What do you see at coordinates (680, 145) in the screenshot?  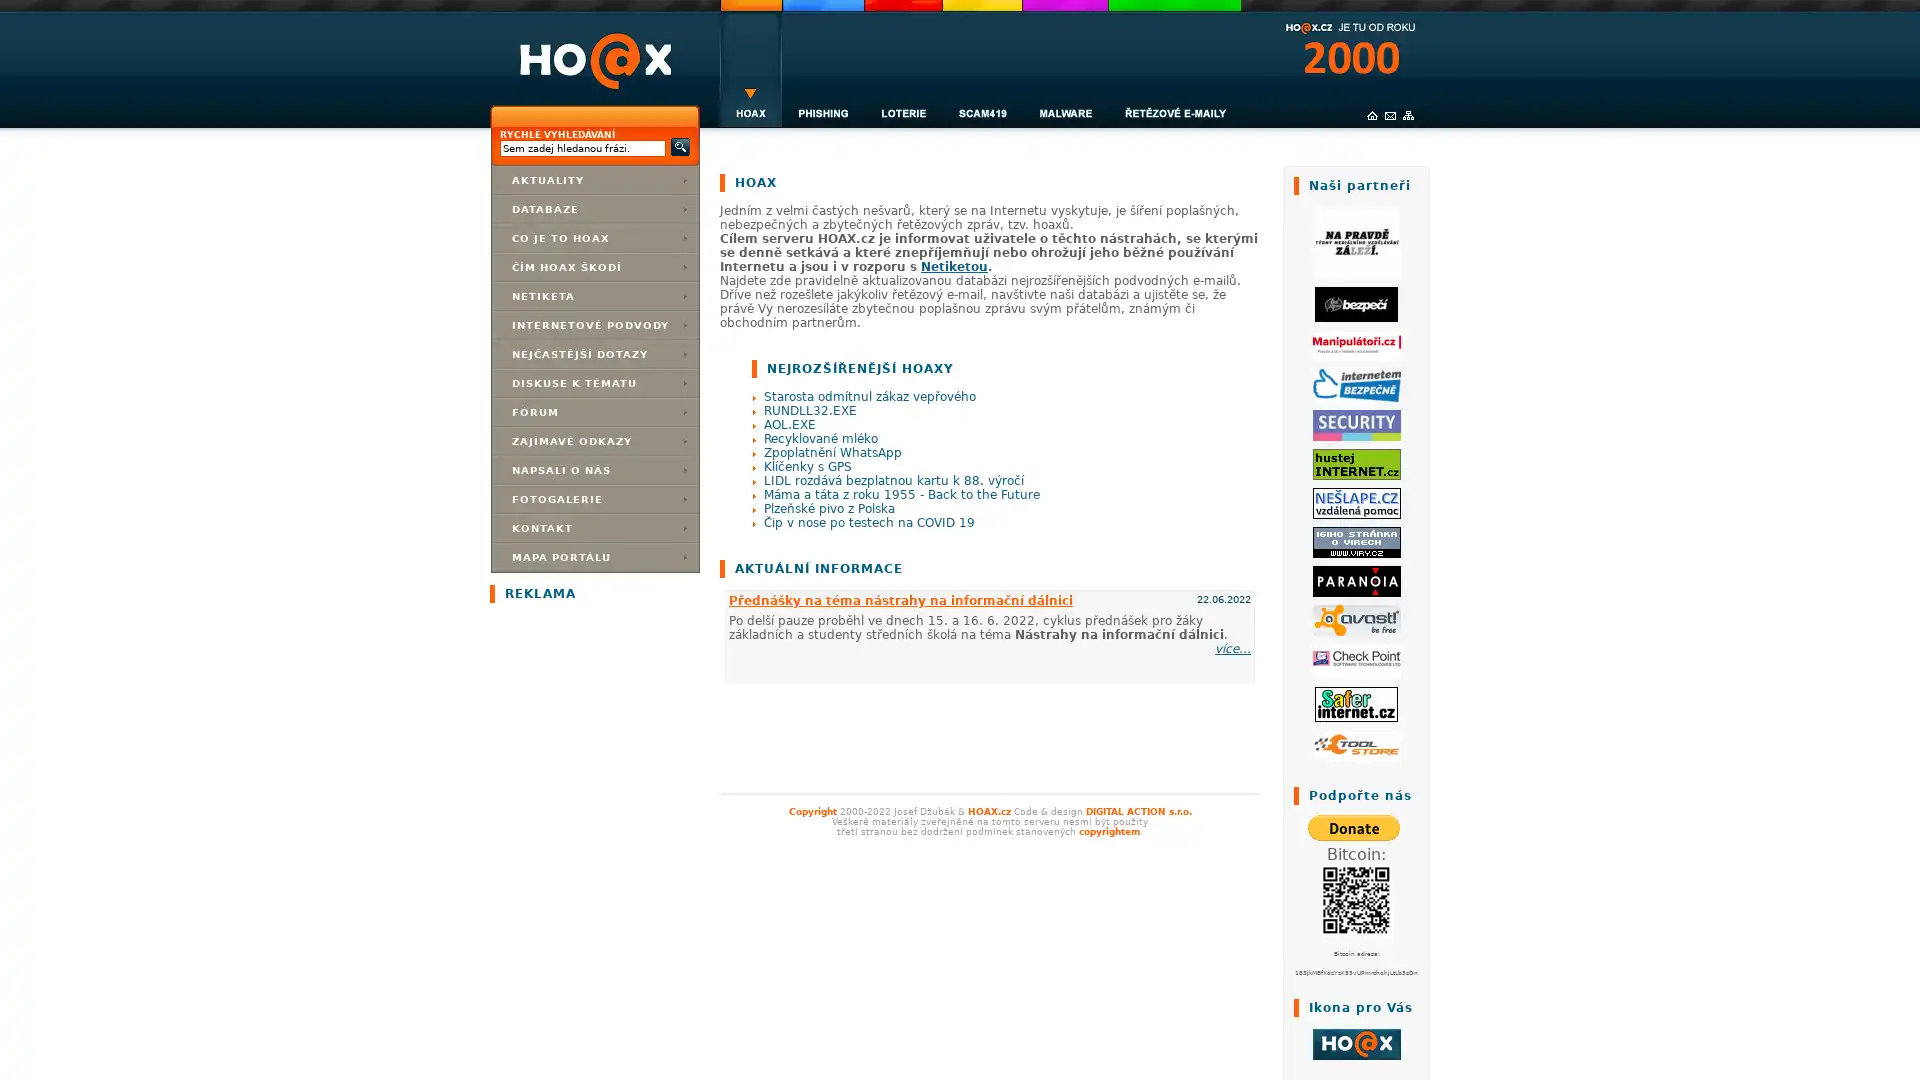 I see `Submit` at bounding box center [680, 145].